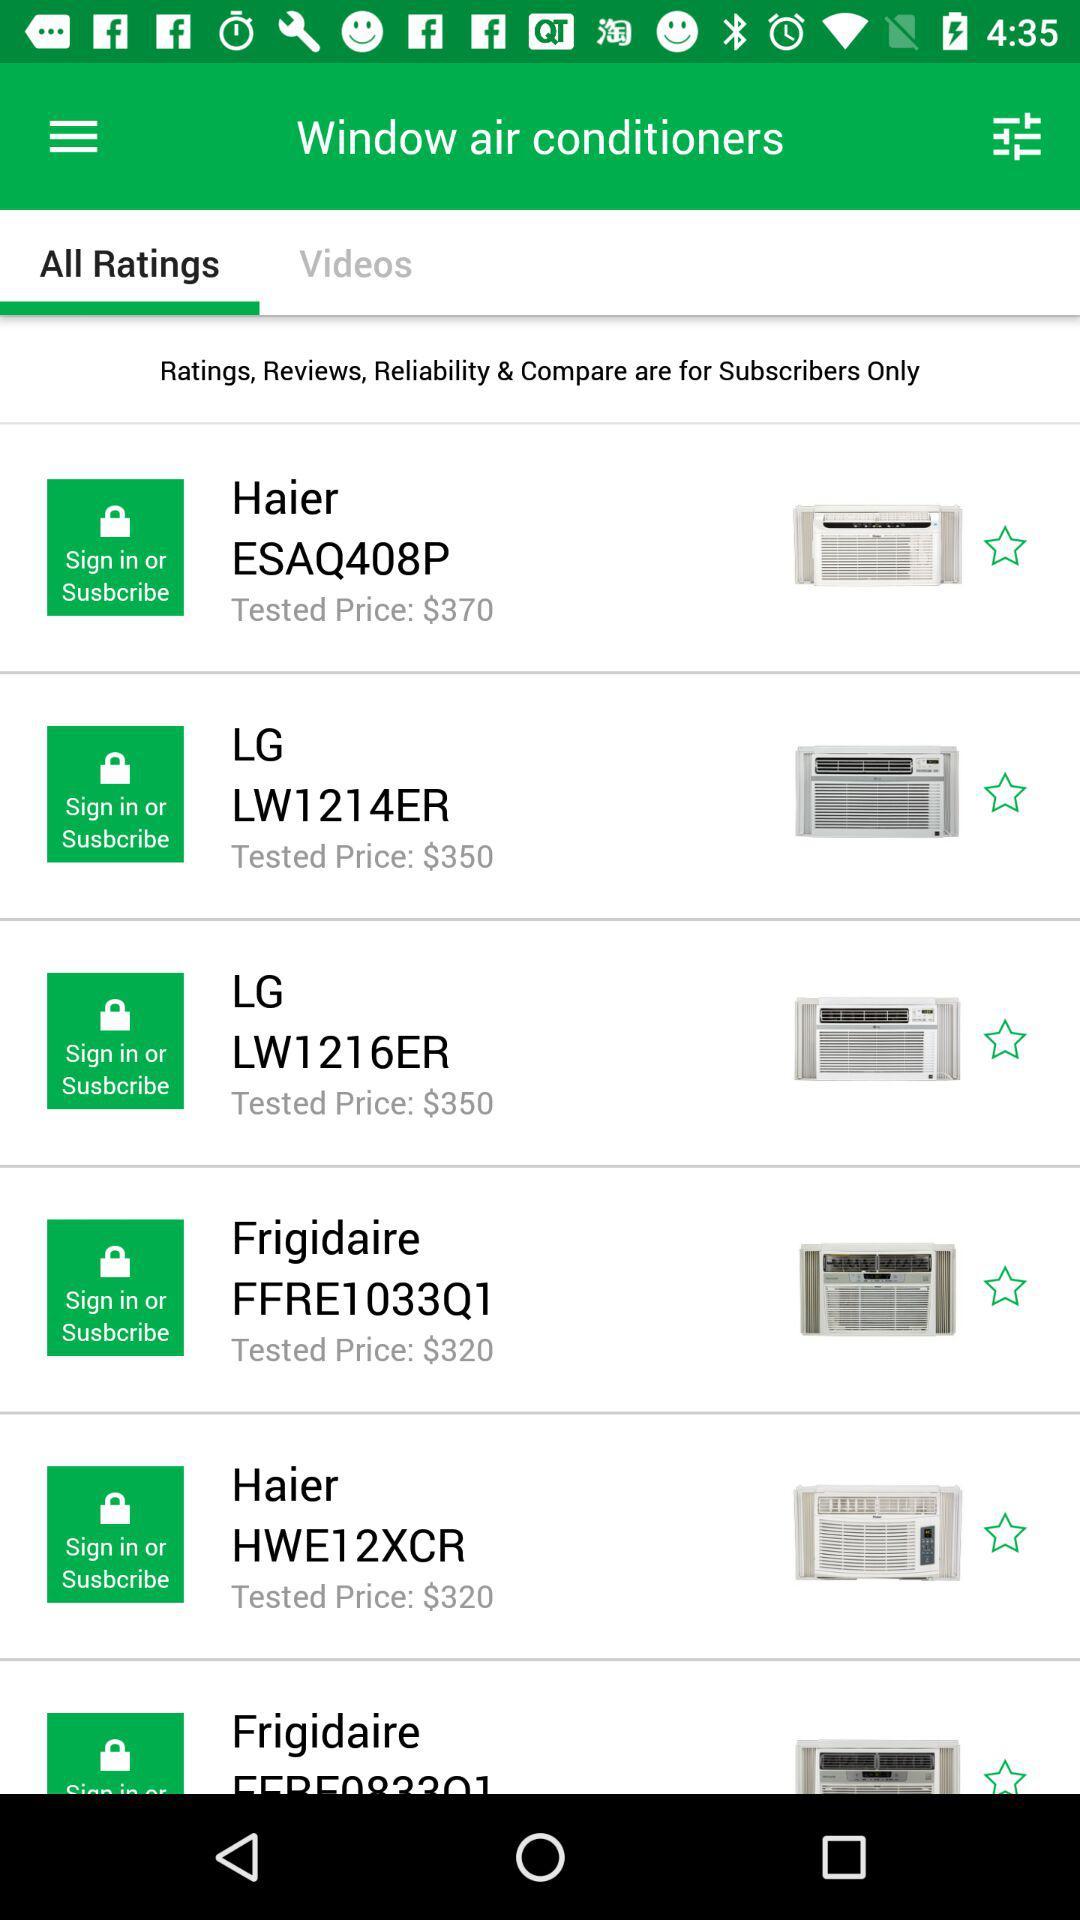  Describe the element at coordinates (1027, 793) in the screenshot. I see `mark as a favorite` at that location.